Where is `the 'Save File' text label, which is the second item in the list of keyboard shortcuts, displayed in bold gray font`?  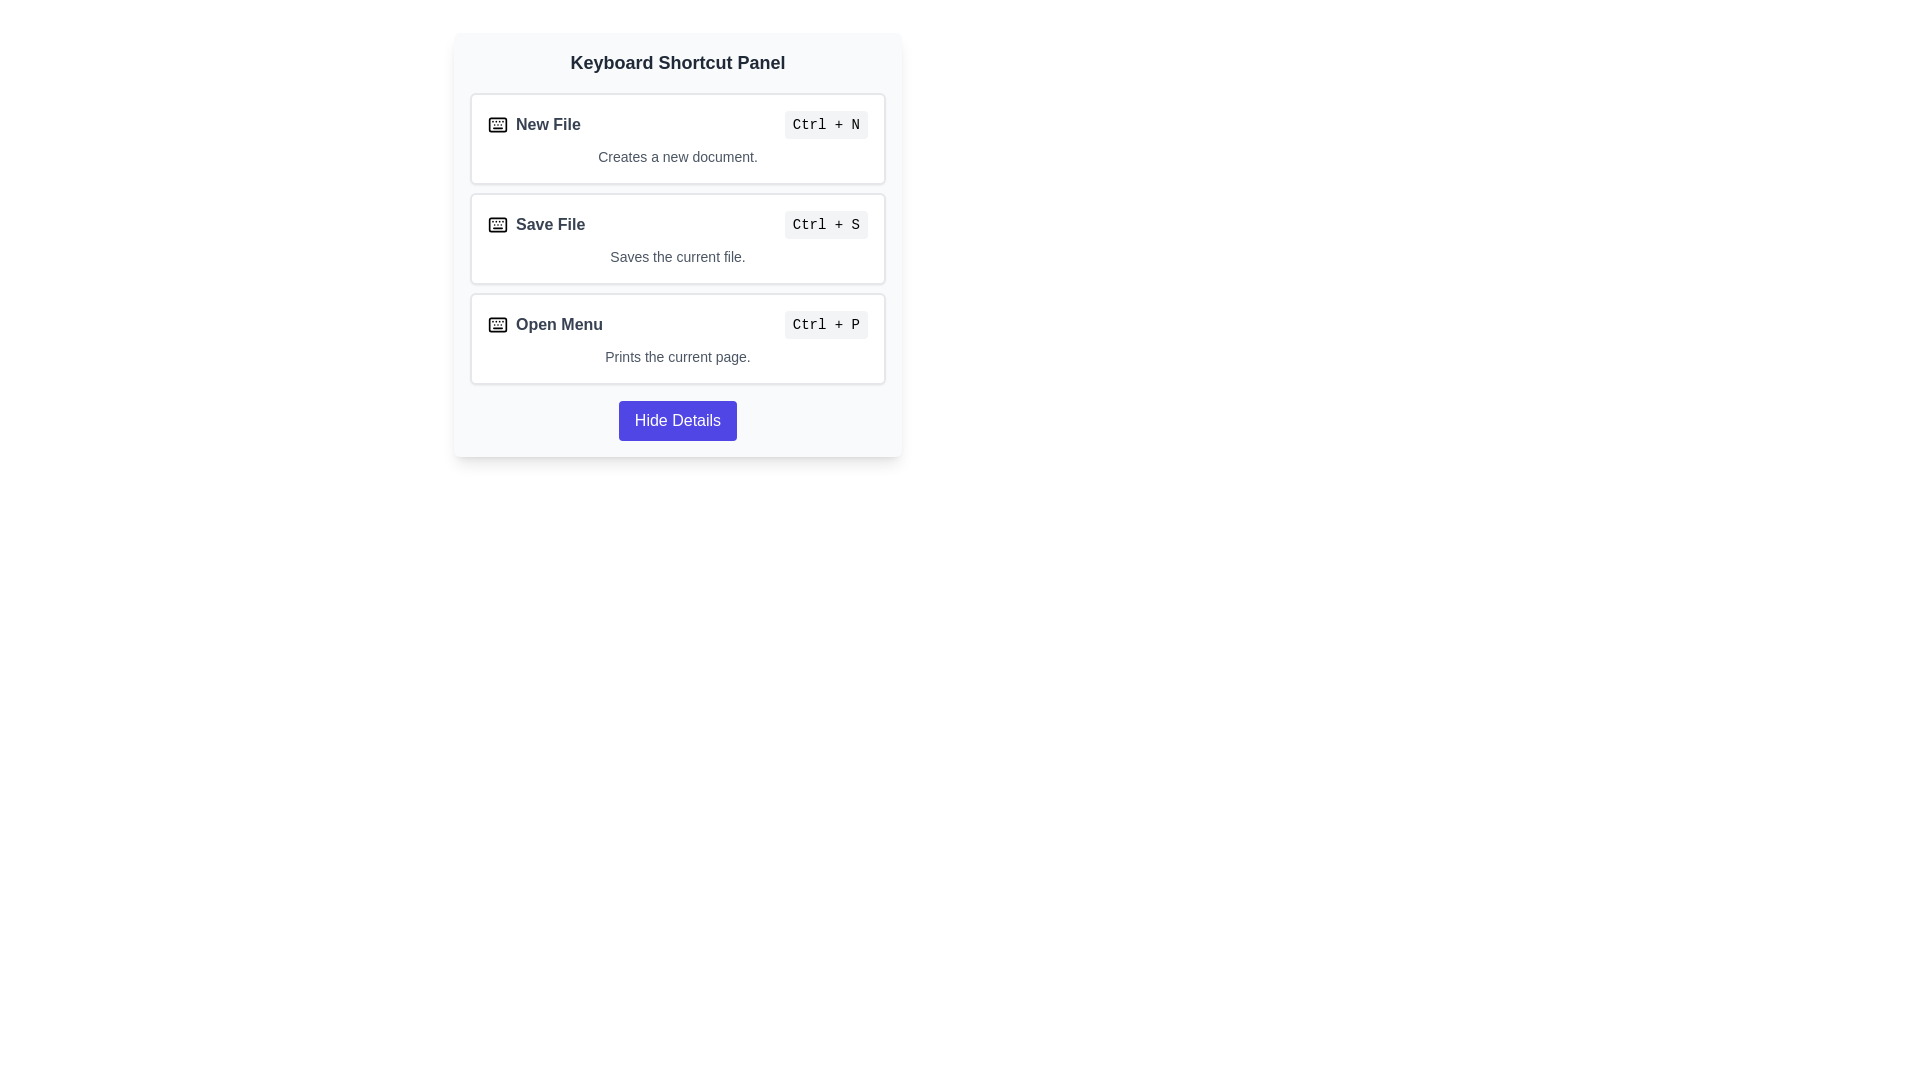
the 'Save File' text label, which is the second item in the list of keyboard shortcuts, displayed in bold gray font is located at coordinates (550, 224).